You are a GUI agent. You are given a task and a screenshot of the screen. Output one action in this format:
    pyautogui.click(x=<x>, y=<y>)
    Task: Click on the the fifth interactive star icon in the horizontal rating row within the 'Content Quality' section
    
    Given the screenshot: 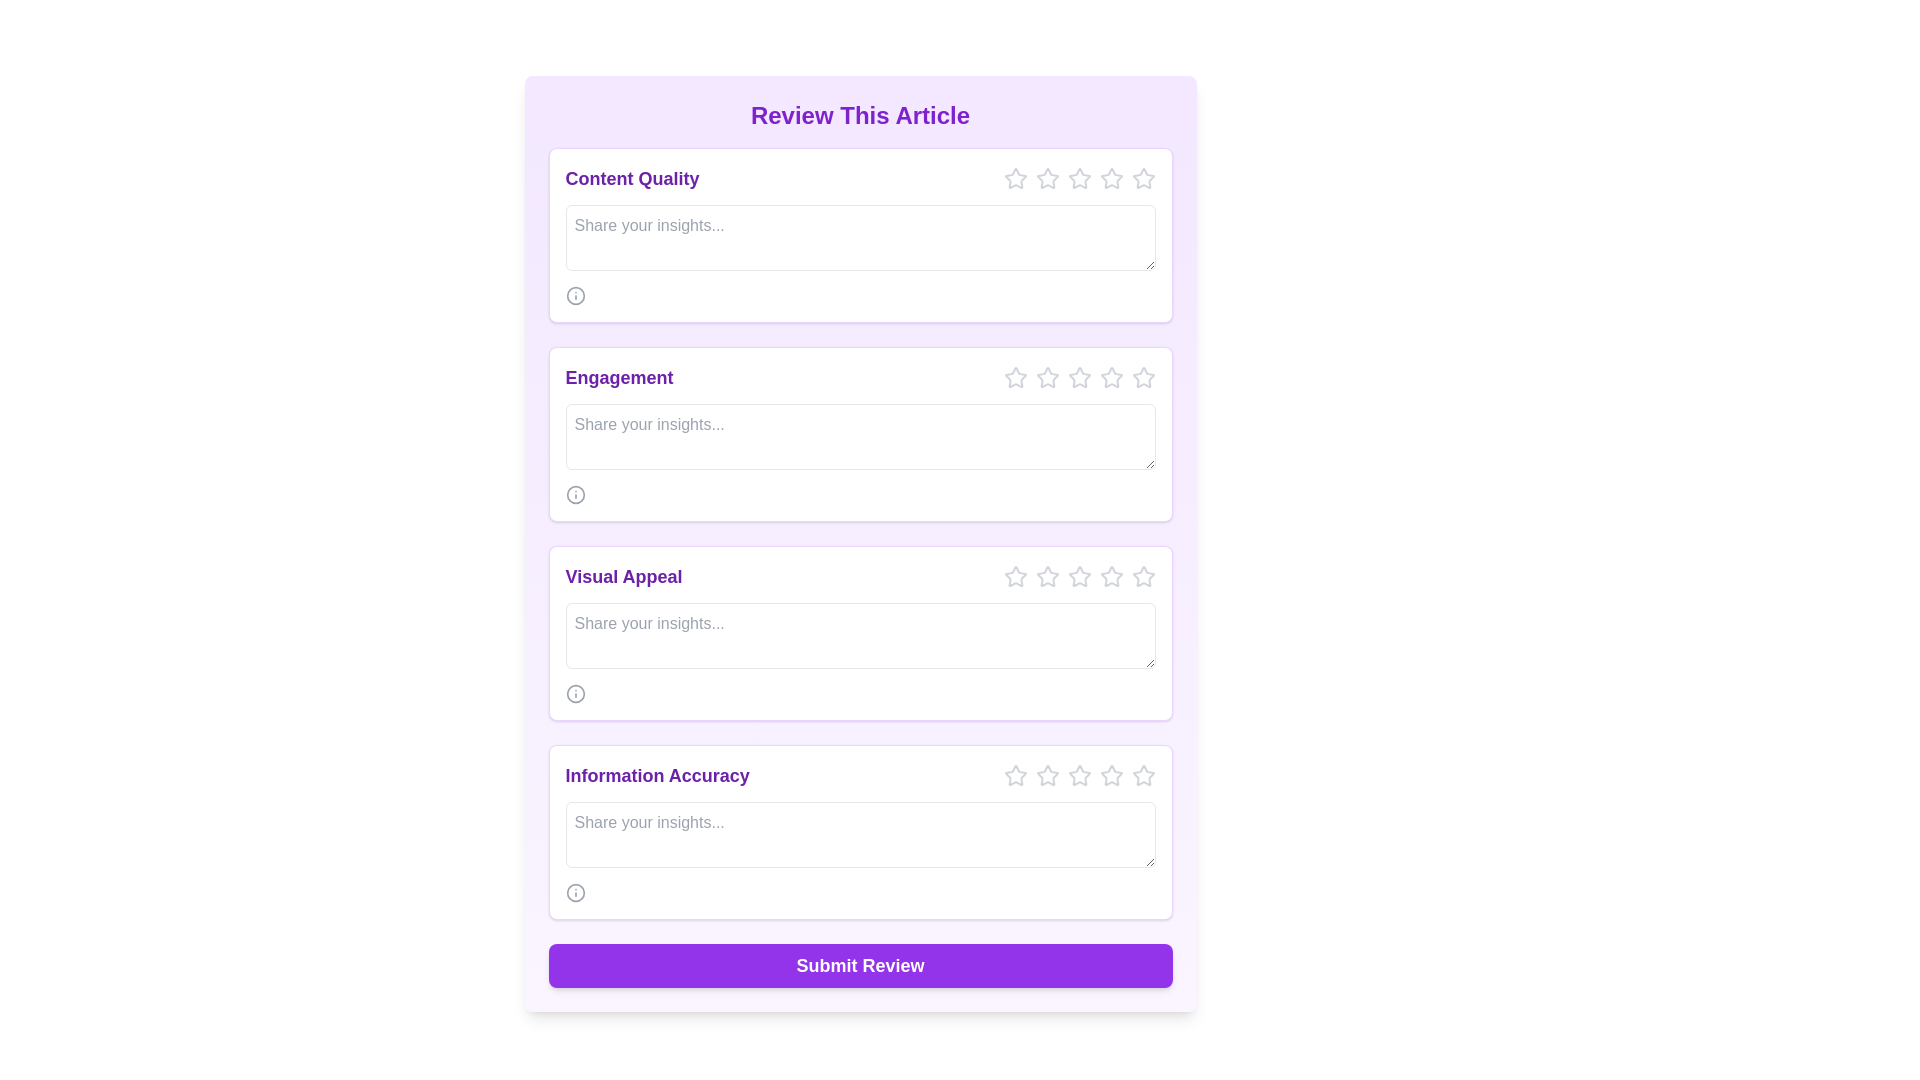 What is the action you would take?
    pyautogui.click(x=1078, y=177)
    